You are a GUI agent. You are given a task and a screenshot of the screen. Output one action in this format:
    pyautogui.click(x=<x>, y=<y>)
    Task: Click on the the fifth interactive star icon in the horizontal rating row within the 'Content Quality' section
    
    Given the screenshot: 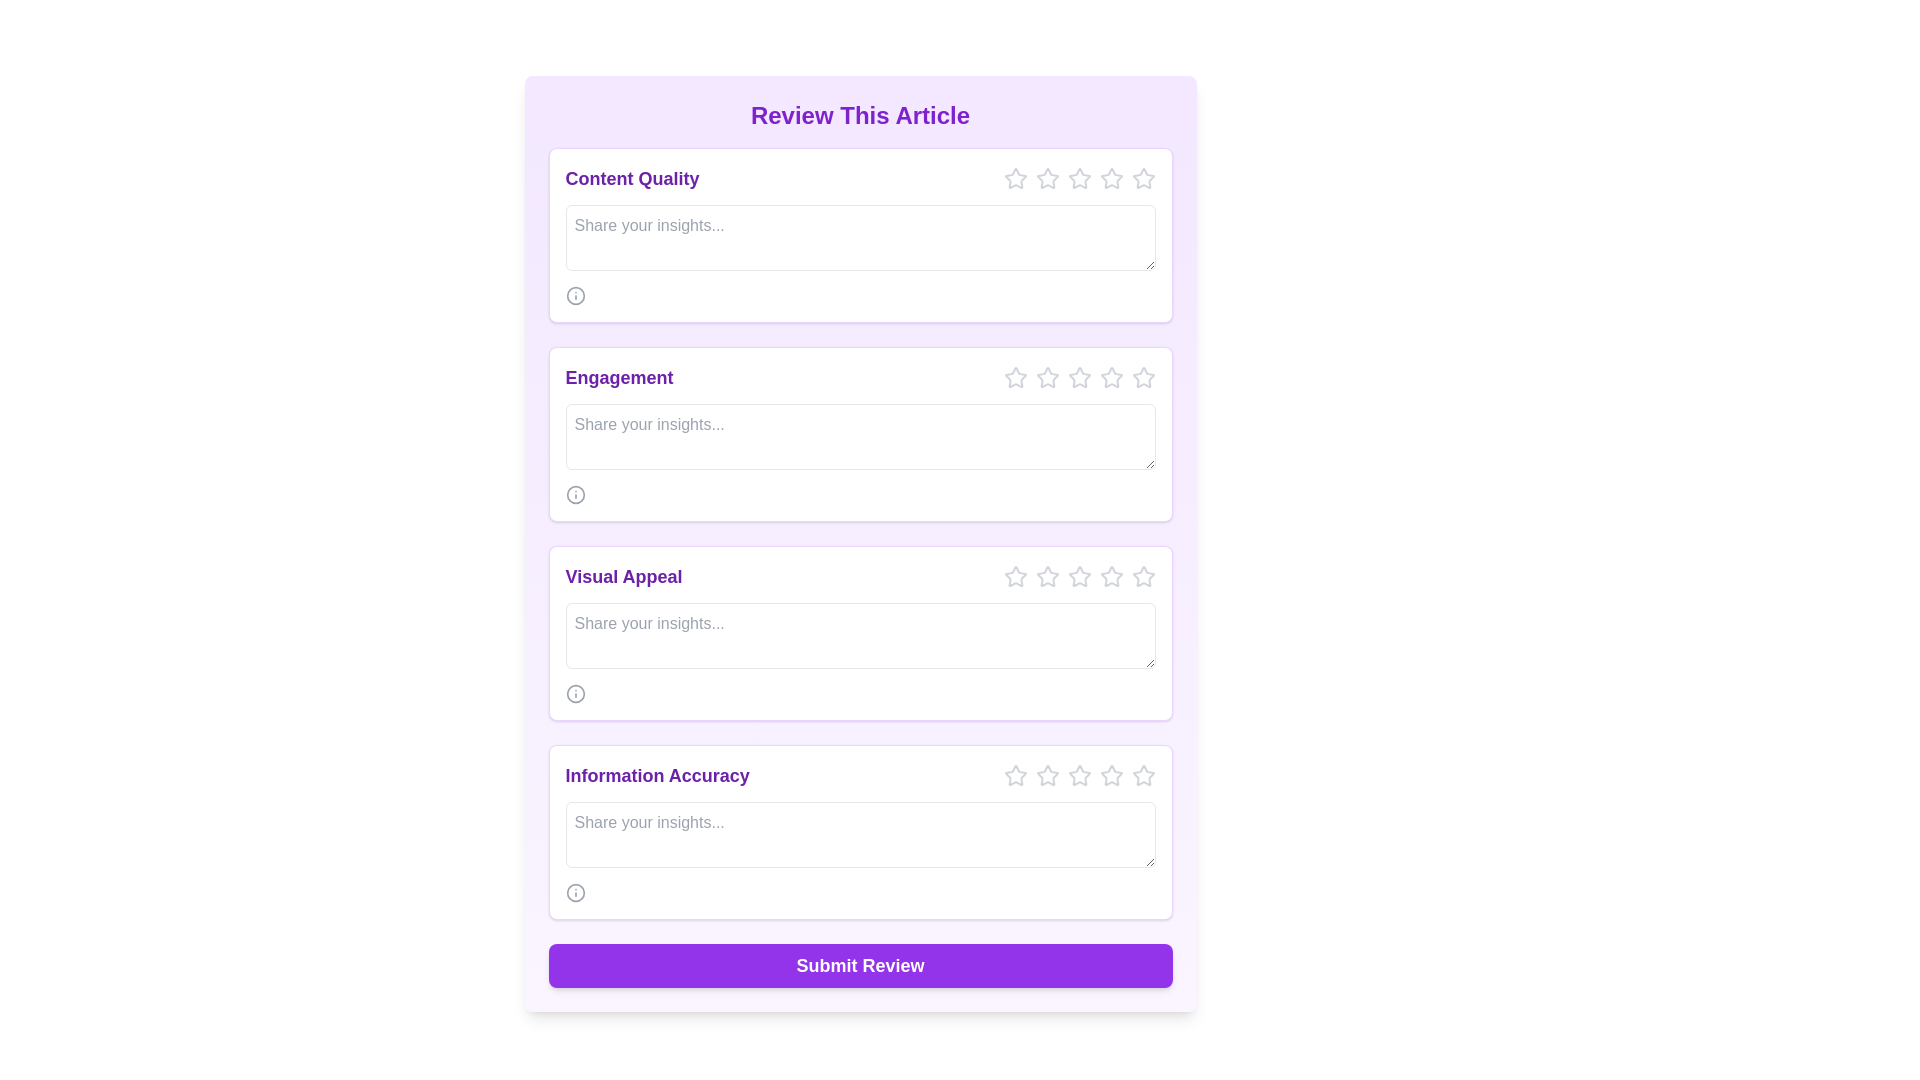 What is the action you would take?
    pyautogui.click(x=1078, y=177)
    